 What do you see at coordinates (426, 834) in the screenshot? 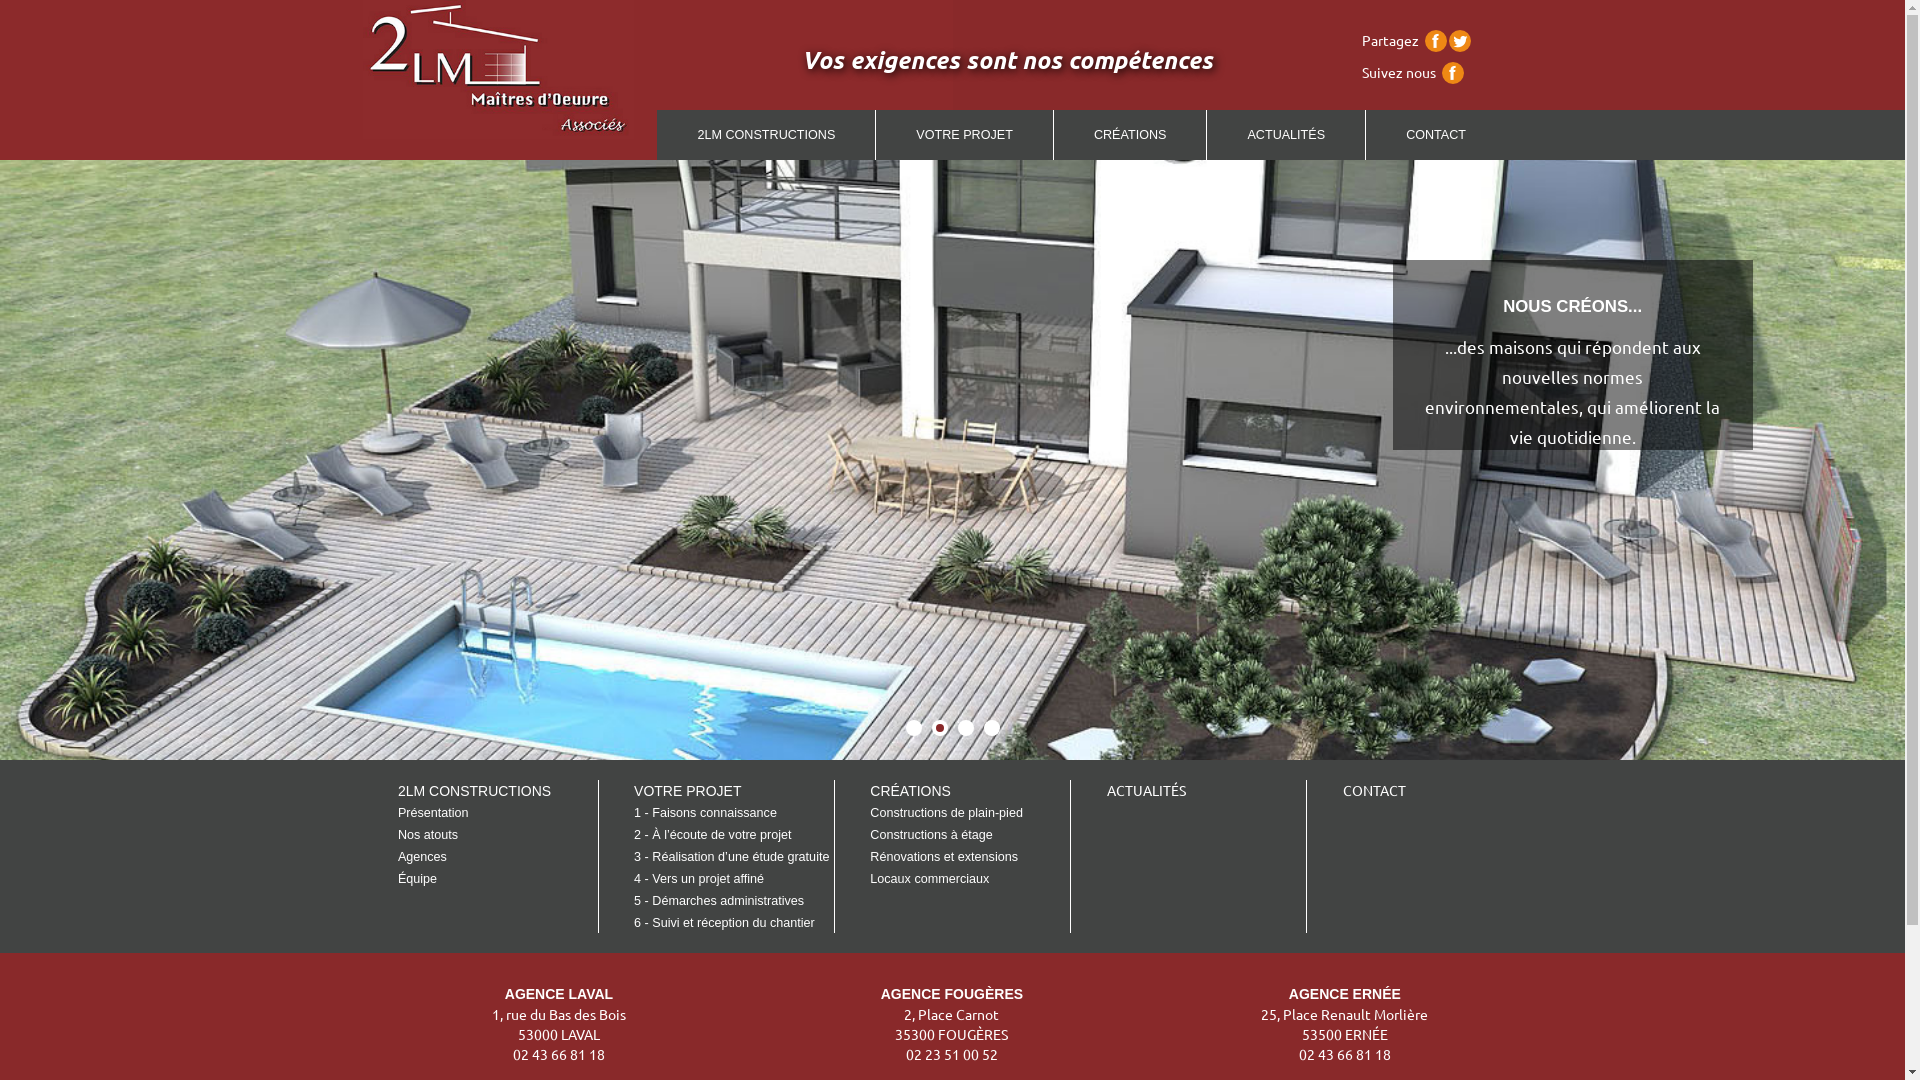
I see `'Nos atouts'` at bounding box center [426, 834].